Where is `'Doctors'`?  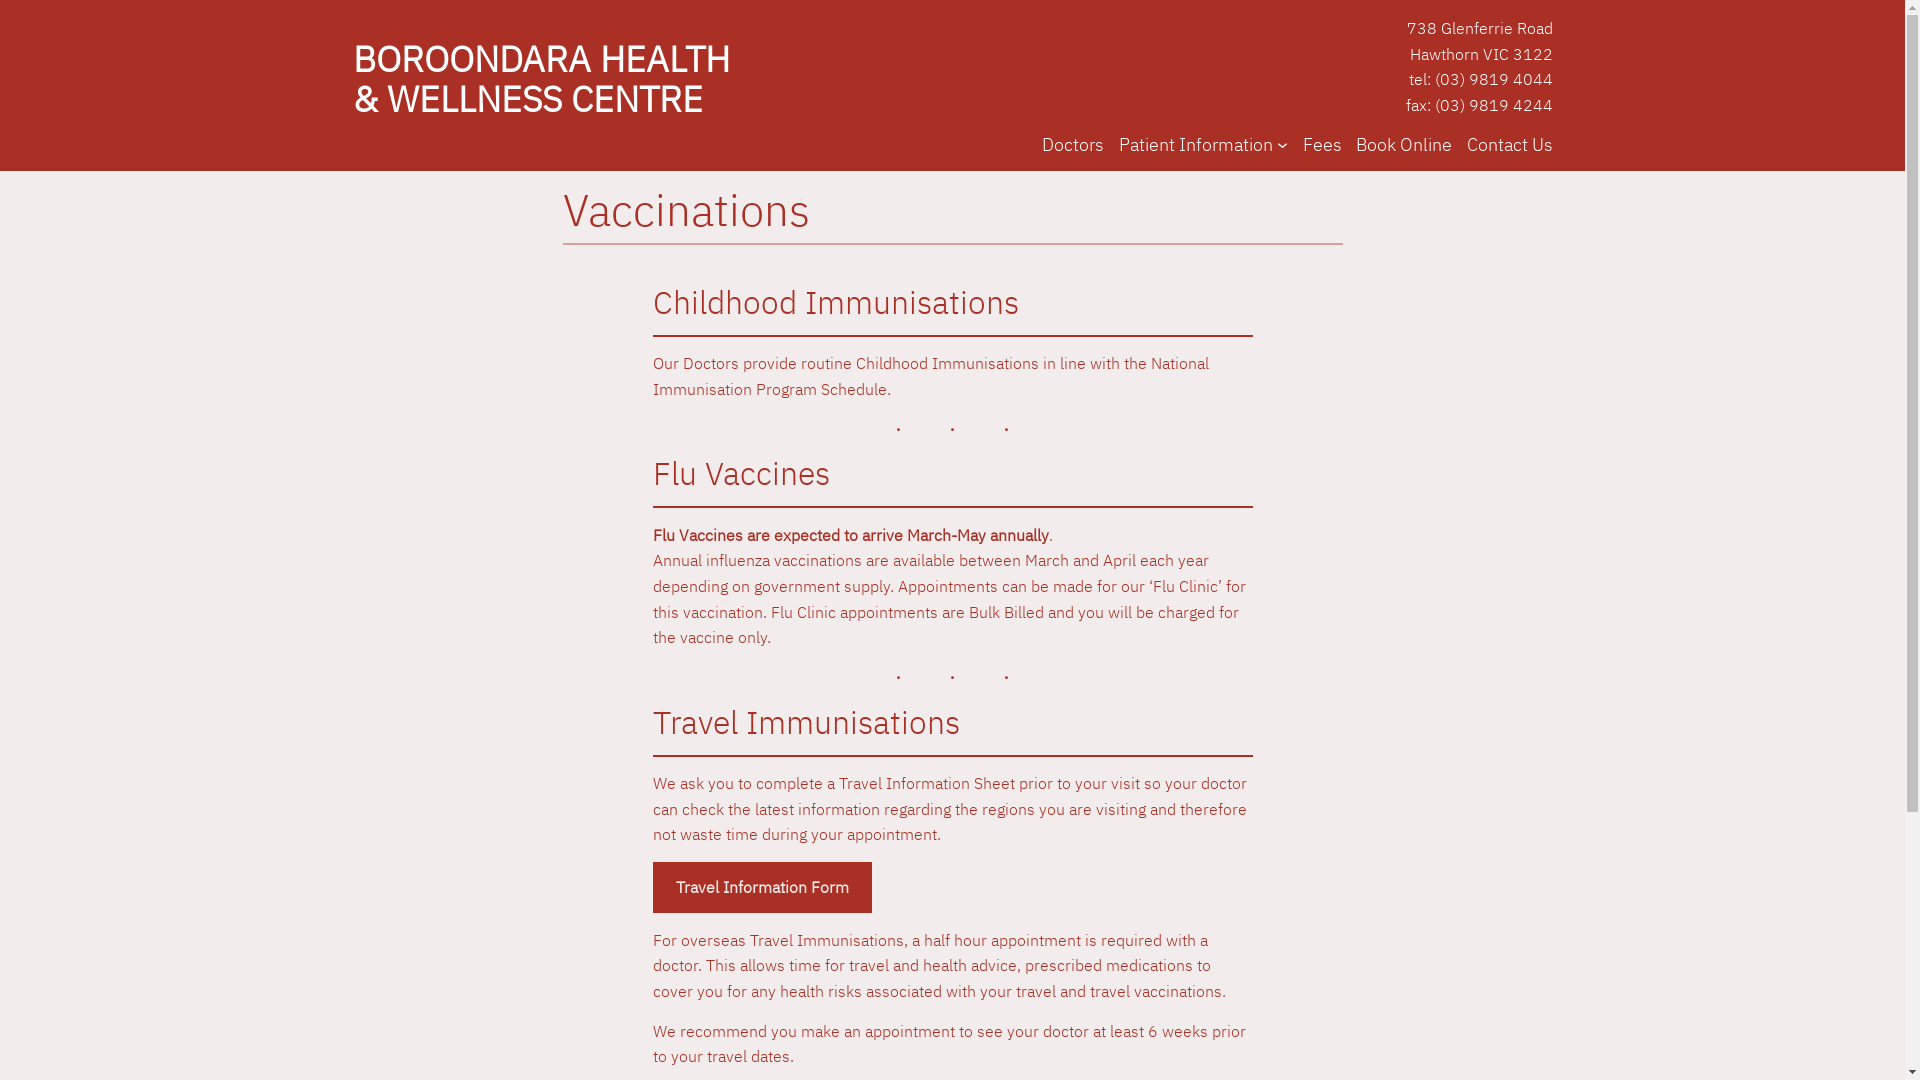
'Doctors' is located at coordinates (1072, 142).